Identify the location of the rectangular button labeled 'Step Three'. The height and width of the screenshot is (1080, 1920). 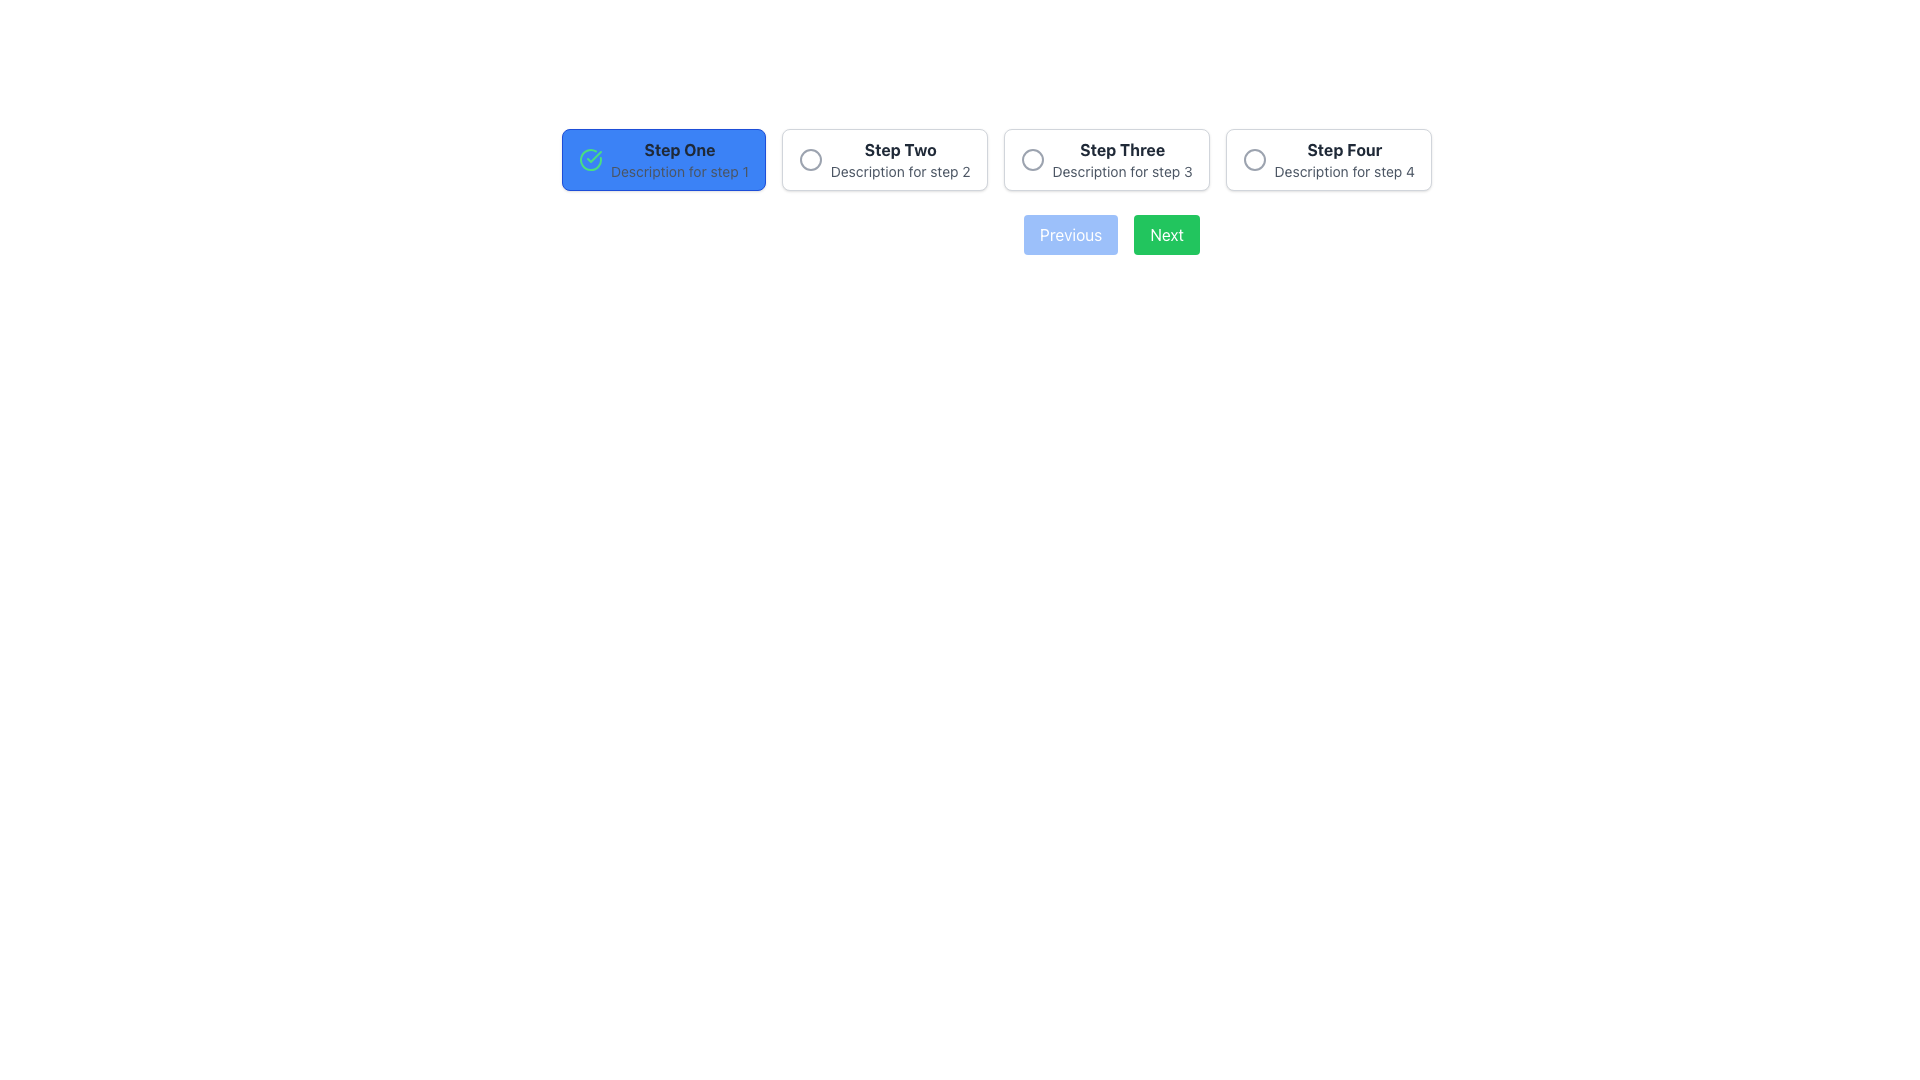
(1105, 158).